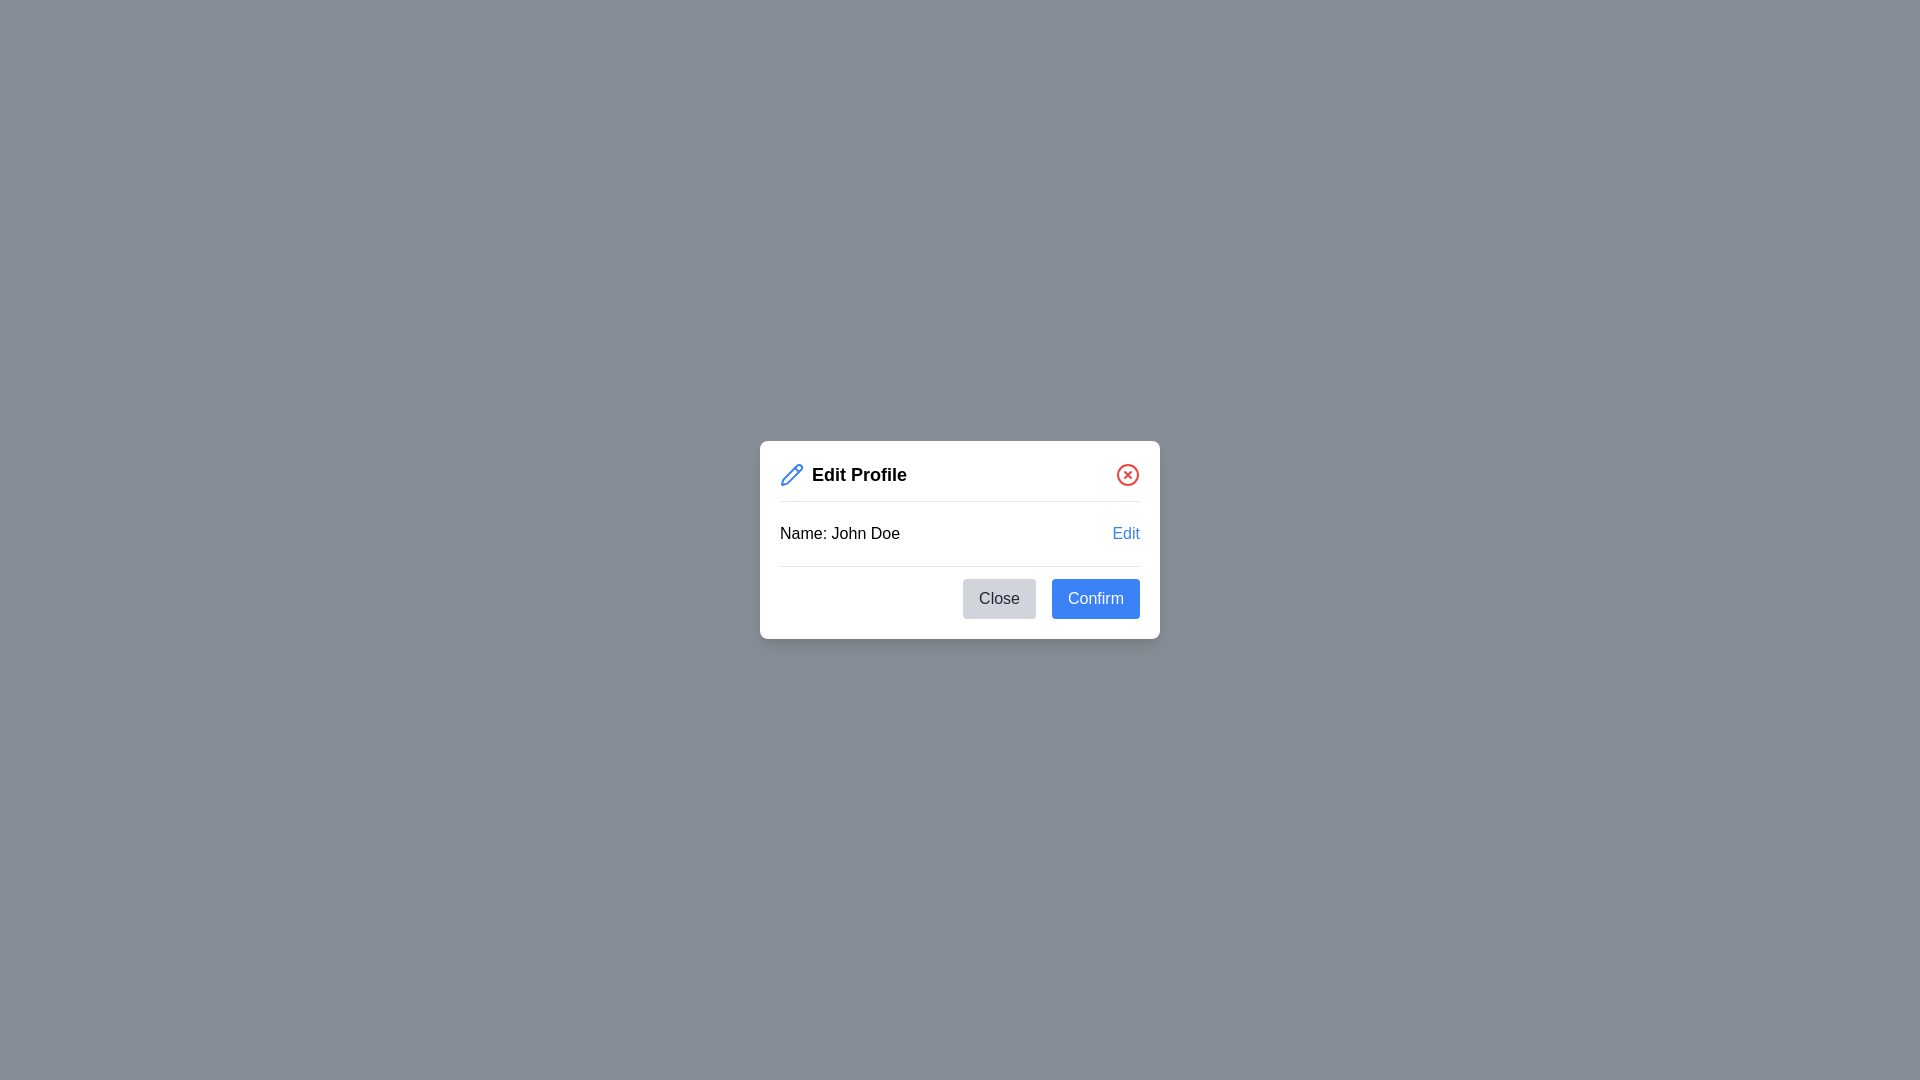 The width and height of the screenshot is (1920, 1080). What do you see at coordinates (1126, 532) in the screenshot?
I see `the 'Edit' button to initiate editing the details for 'John Doe', located in the middle right section of the modal dialog` at bounding box center [1126, 532].